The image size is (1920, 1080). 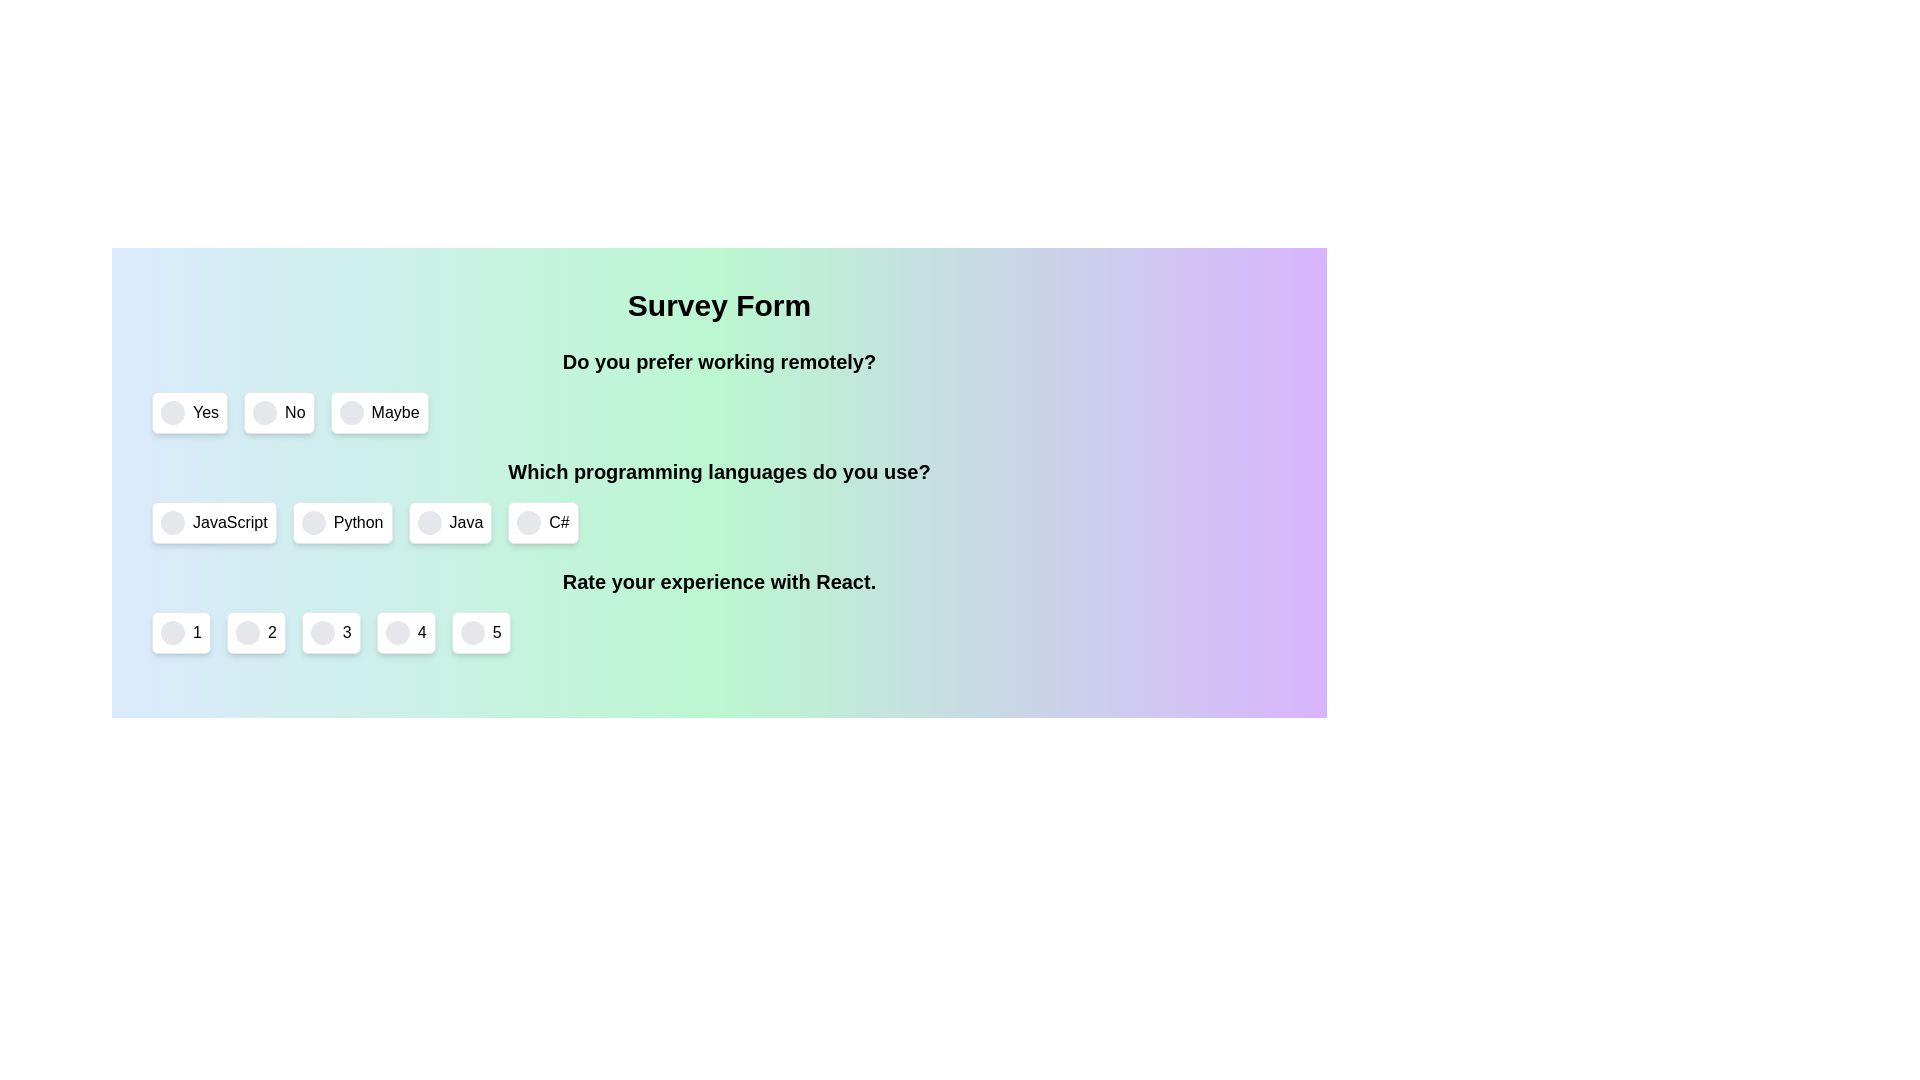 What do you see at coordinates (294, 411) in the screenshot?
I see `text of the label that says 'No.' which is part of a horizontal group of options labeled 'Yes,' 'No,' and 'Maybe.' It is located in the top left quadrant of the interface, next to the circular selection indicator` at bounding box center [294, 411].